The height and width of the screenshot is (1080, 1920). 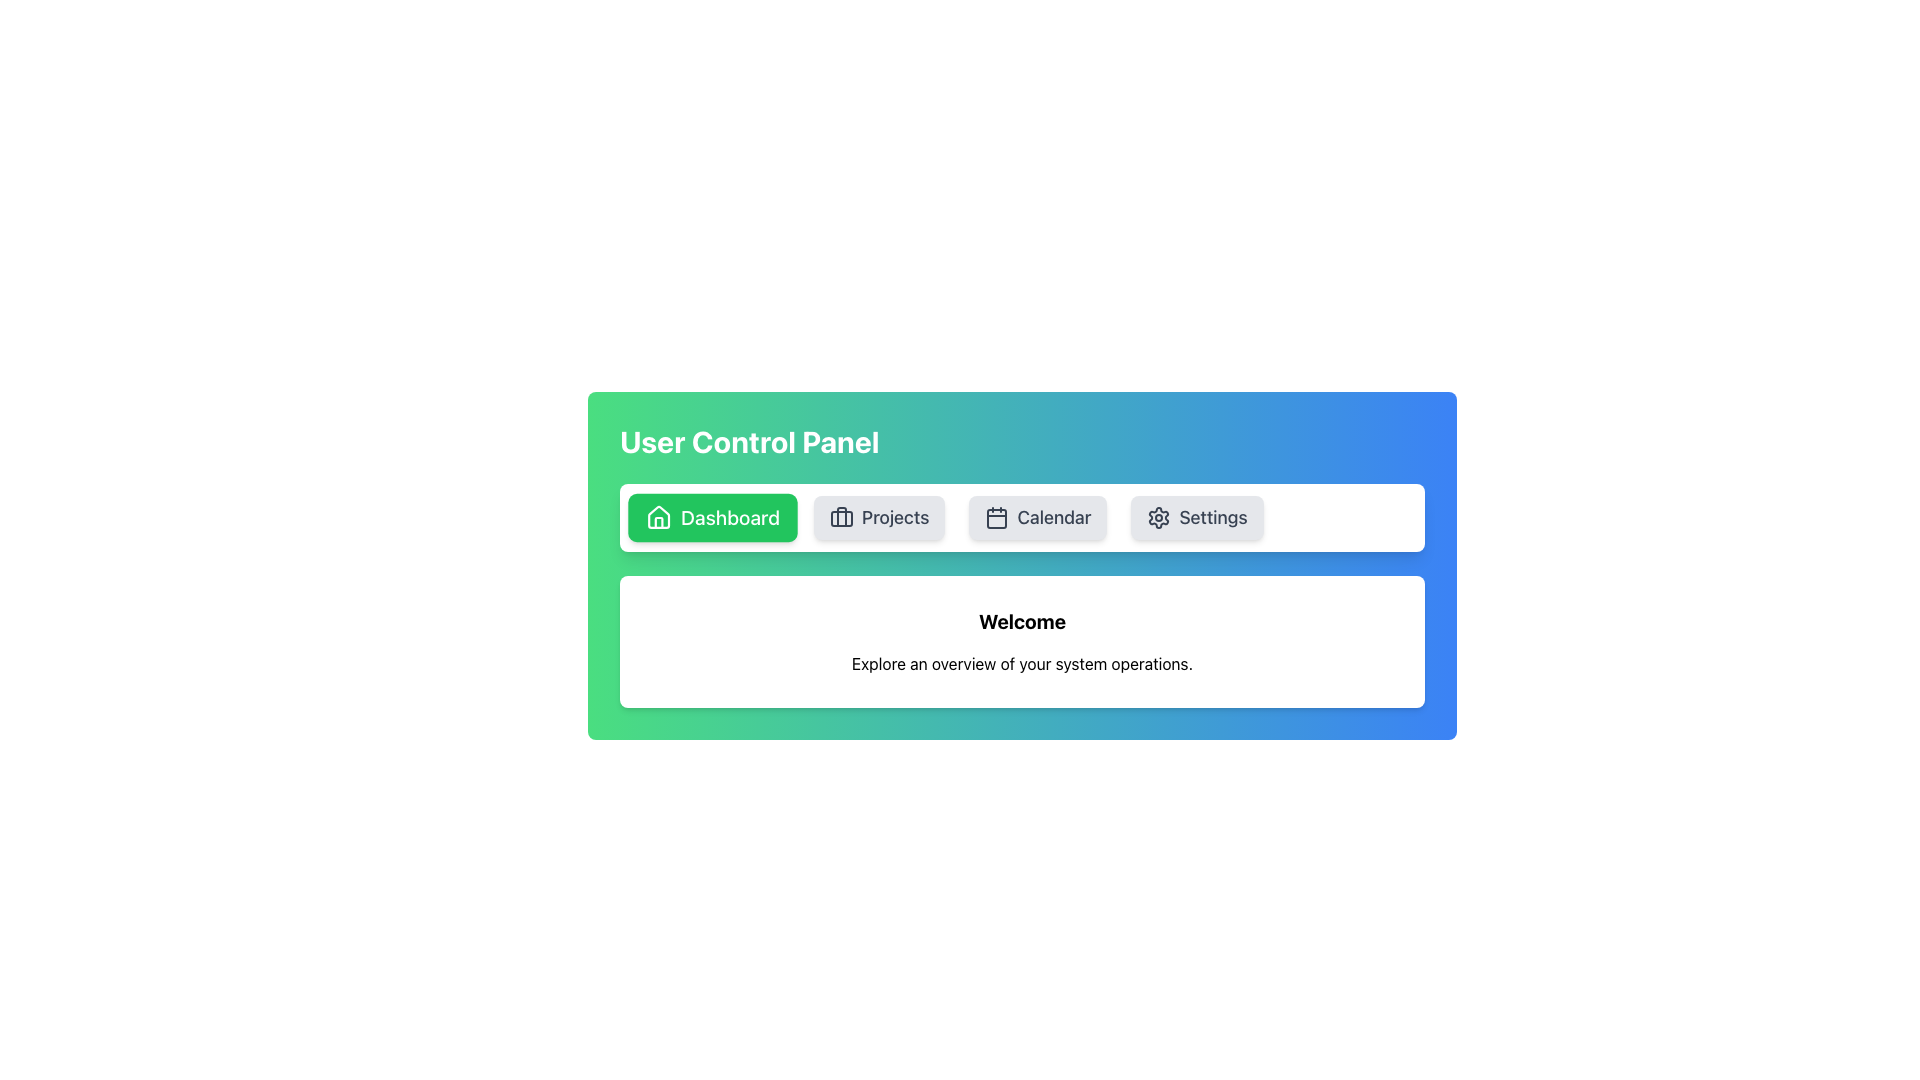 What do you see at coordinates (658, 516) in the screenshot?
I see `the house outline icon located within the green button labeled 'Dashboard' in the navigation menu bar` at bounding box center [658, 516].